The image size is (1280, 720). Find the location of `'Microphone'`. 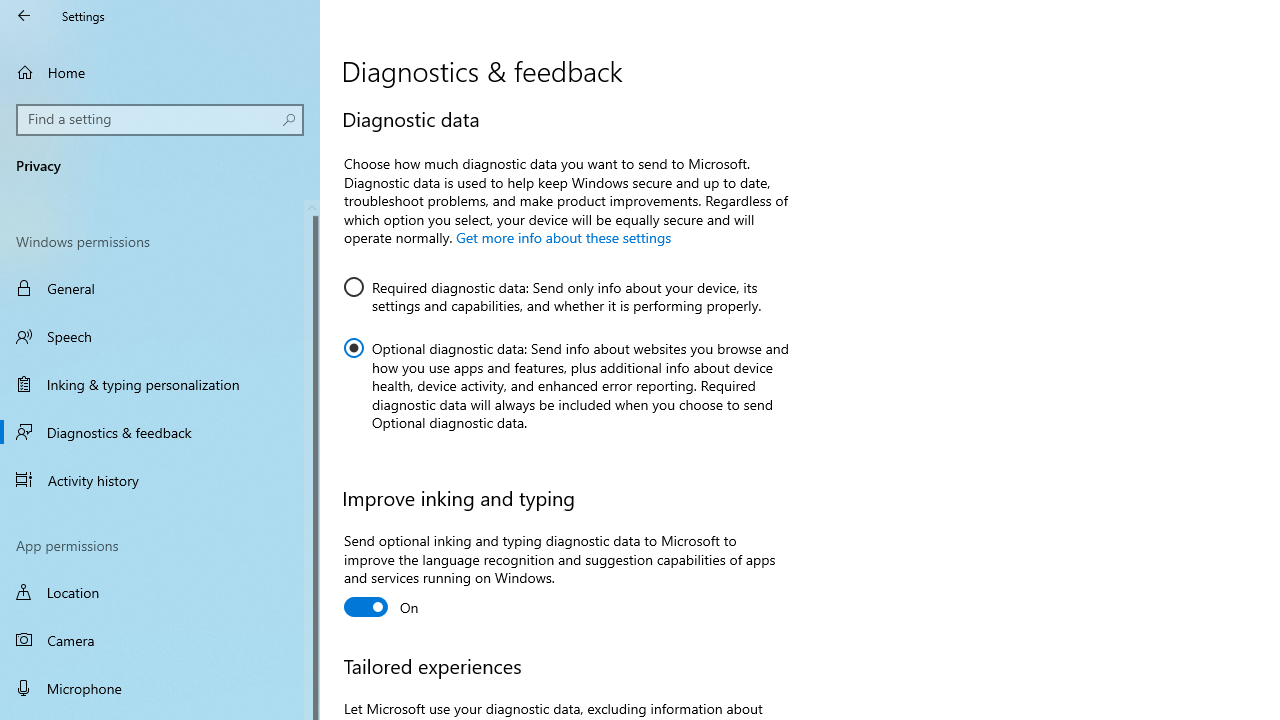

'Microphone' is located at coordinates (160, 686).